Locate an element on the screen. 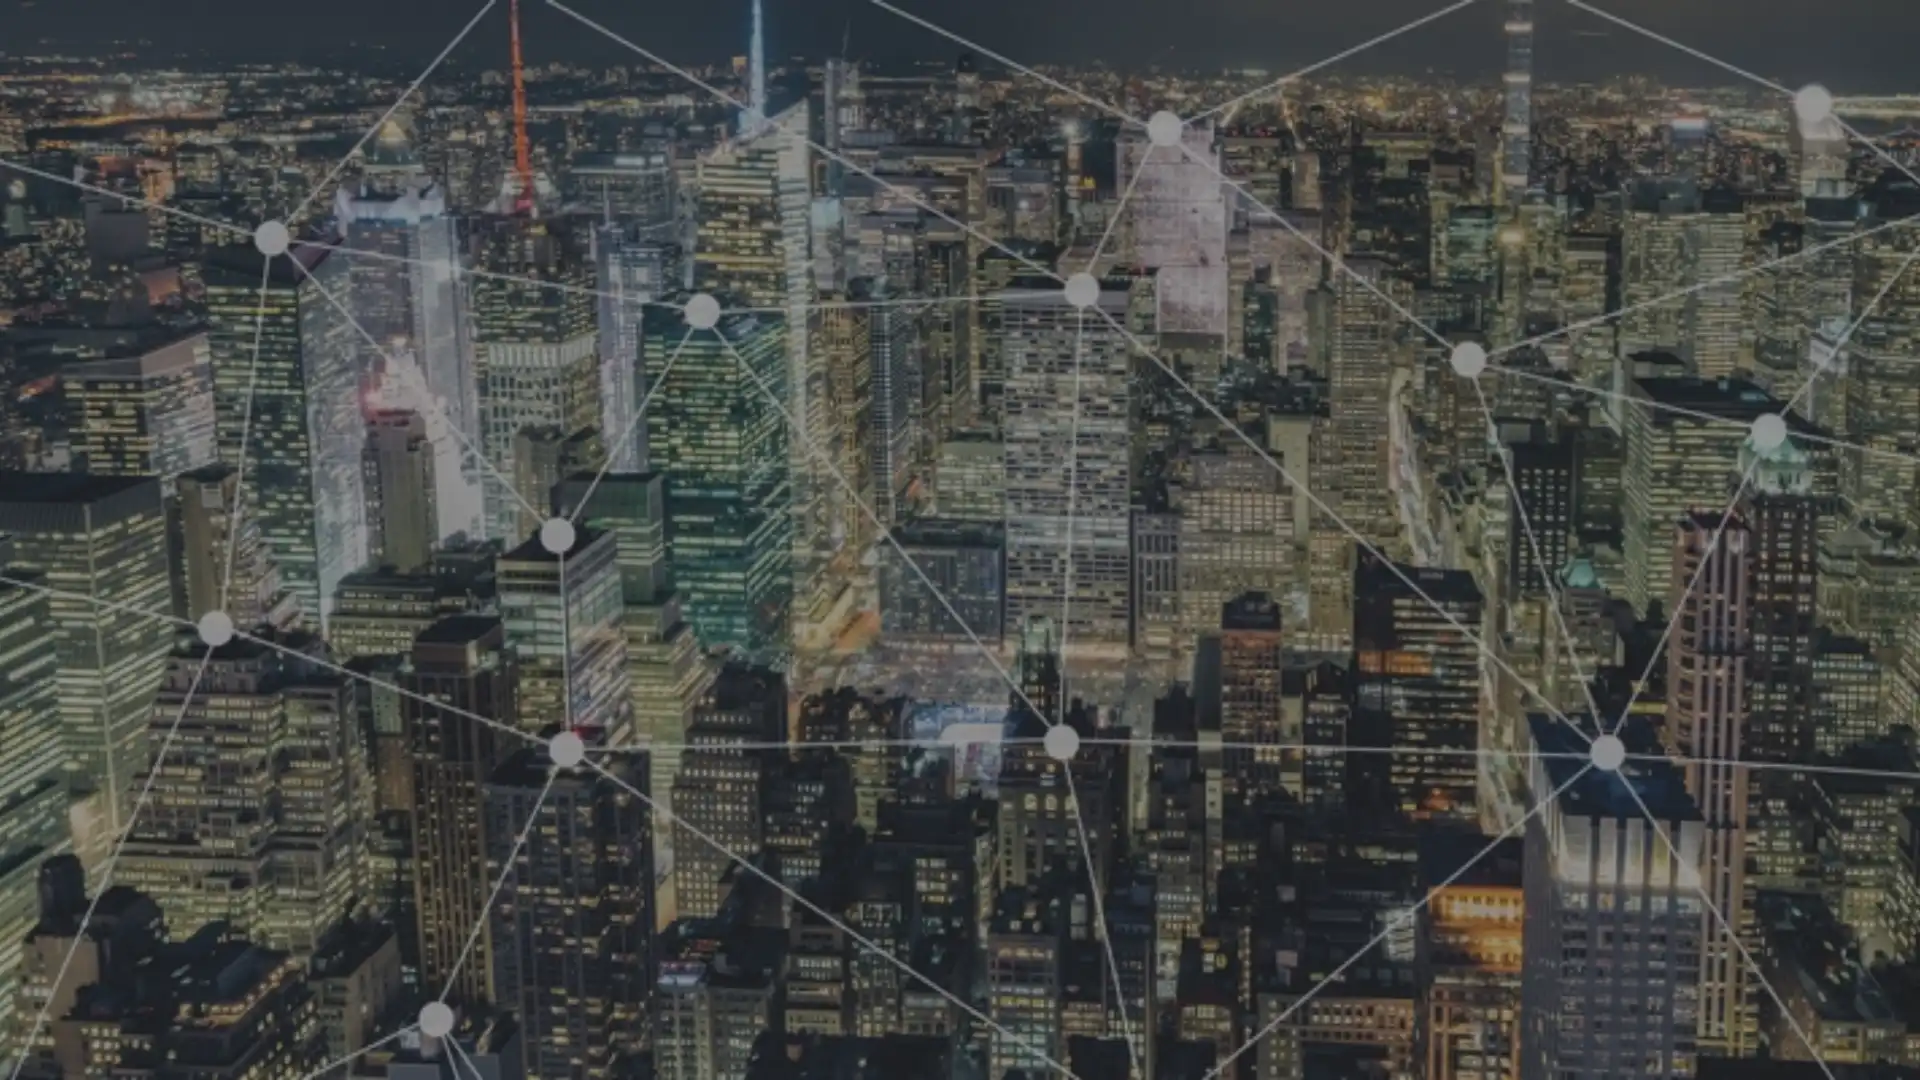 Image resolution: width=1920 pixels, height=1080 pixels. Click to toggle search form is located at coordinates (1550, 72).